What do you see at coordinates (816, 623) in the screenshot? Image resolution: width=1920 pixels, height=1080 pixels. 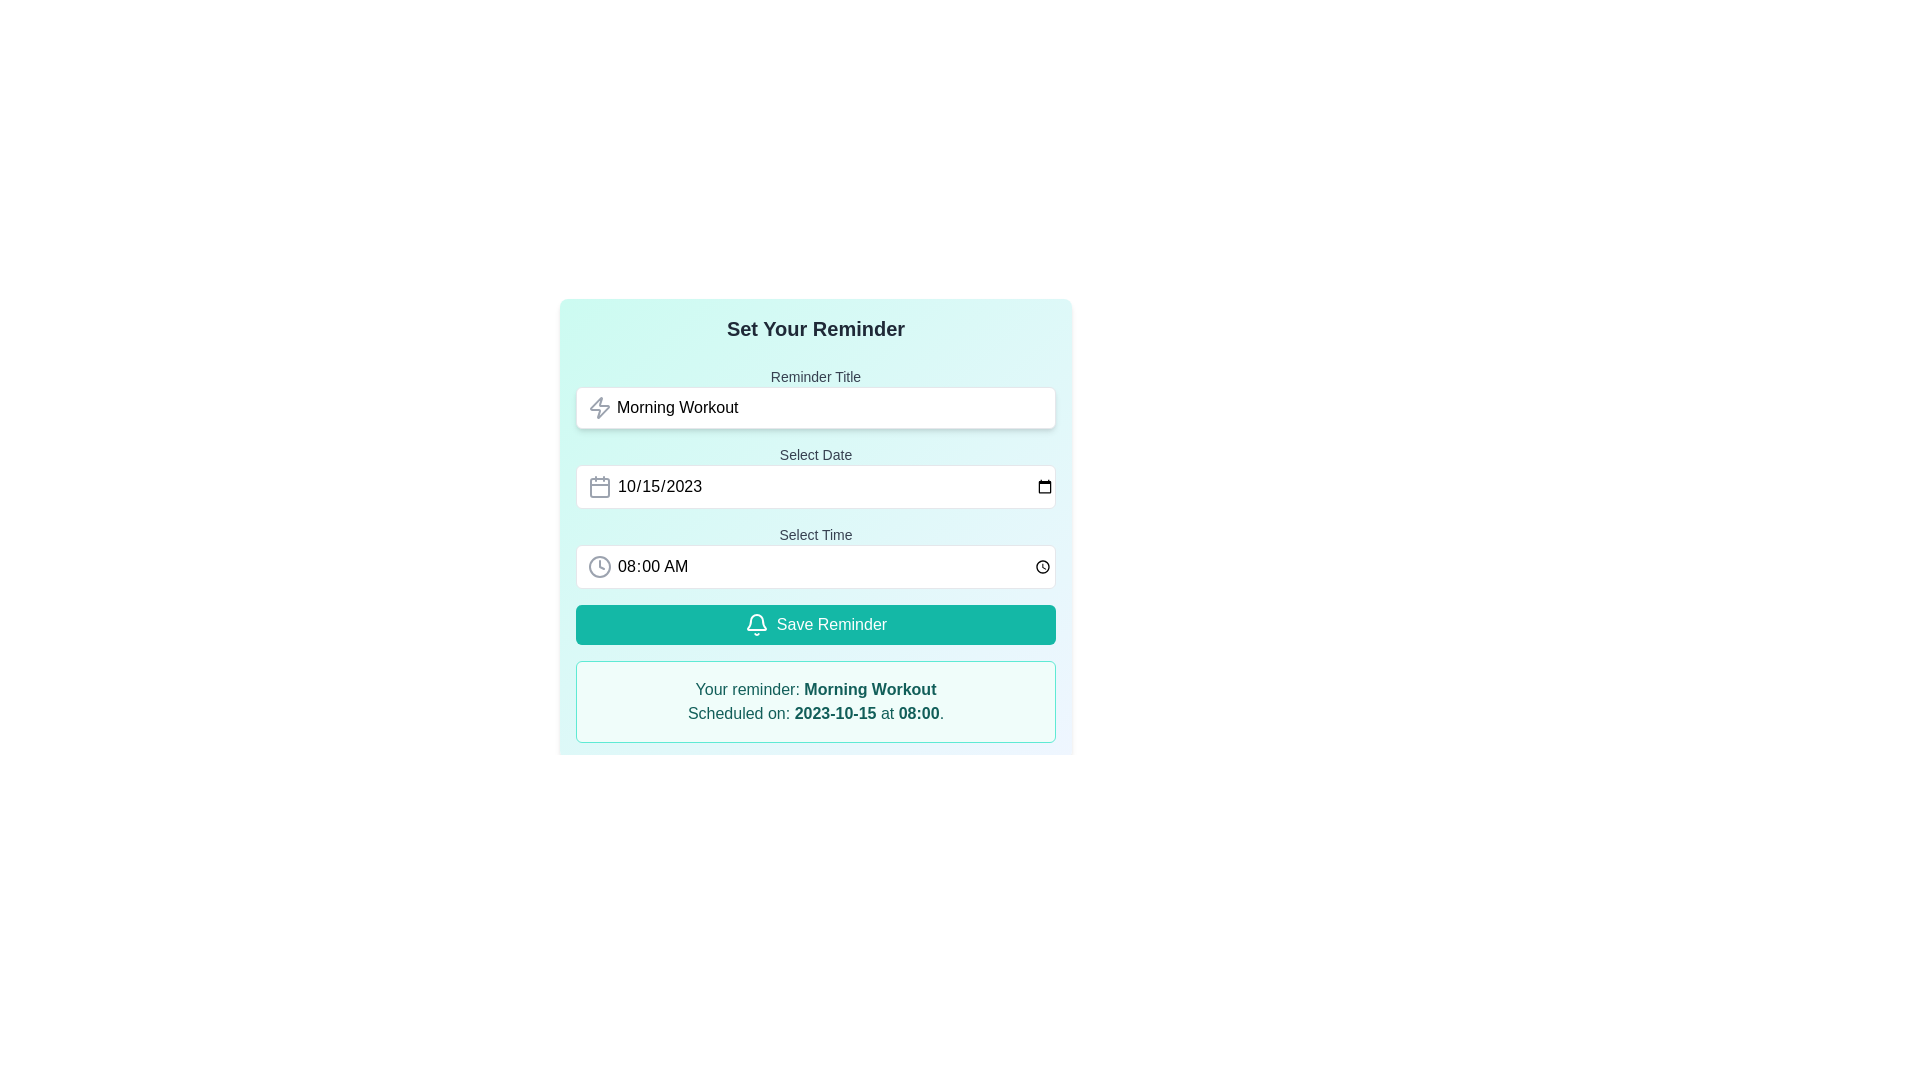 I see `the 'Save Reminder' button with a teal background and white text` at bounding box center [816, 623].